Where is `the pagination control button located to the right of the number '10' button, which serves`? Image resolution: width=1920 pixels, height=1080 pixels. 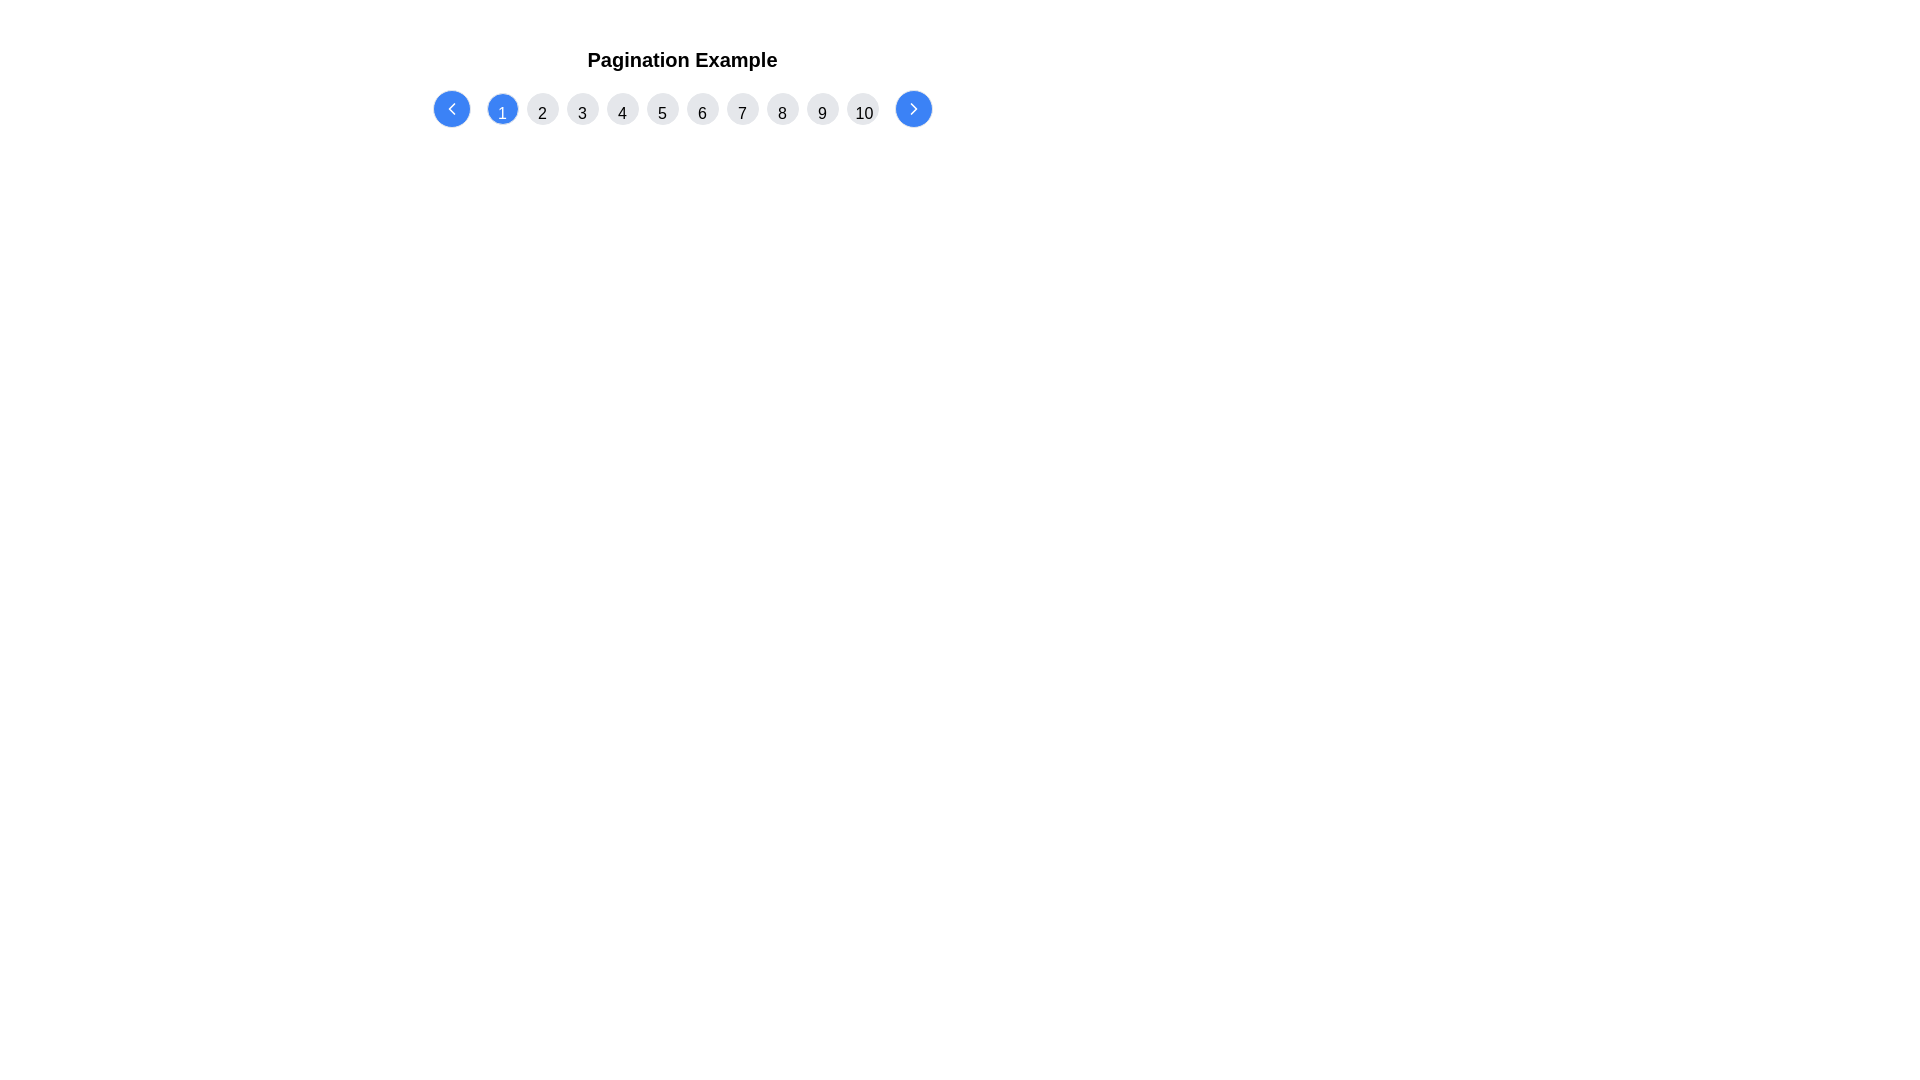 the pagination control button located to the right of the number '10' button, which serves is located at coordinates (912, 108).